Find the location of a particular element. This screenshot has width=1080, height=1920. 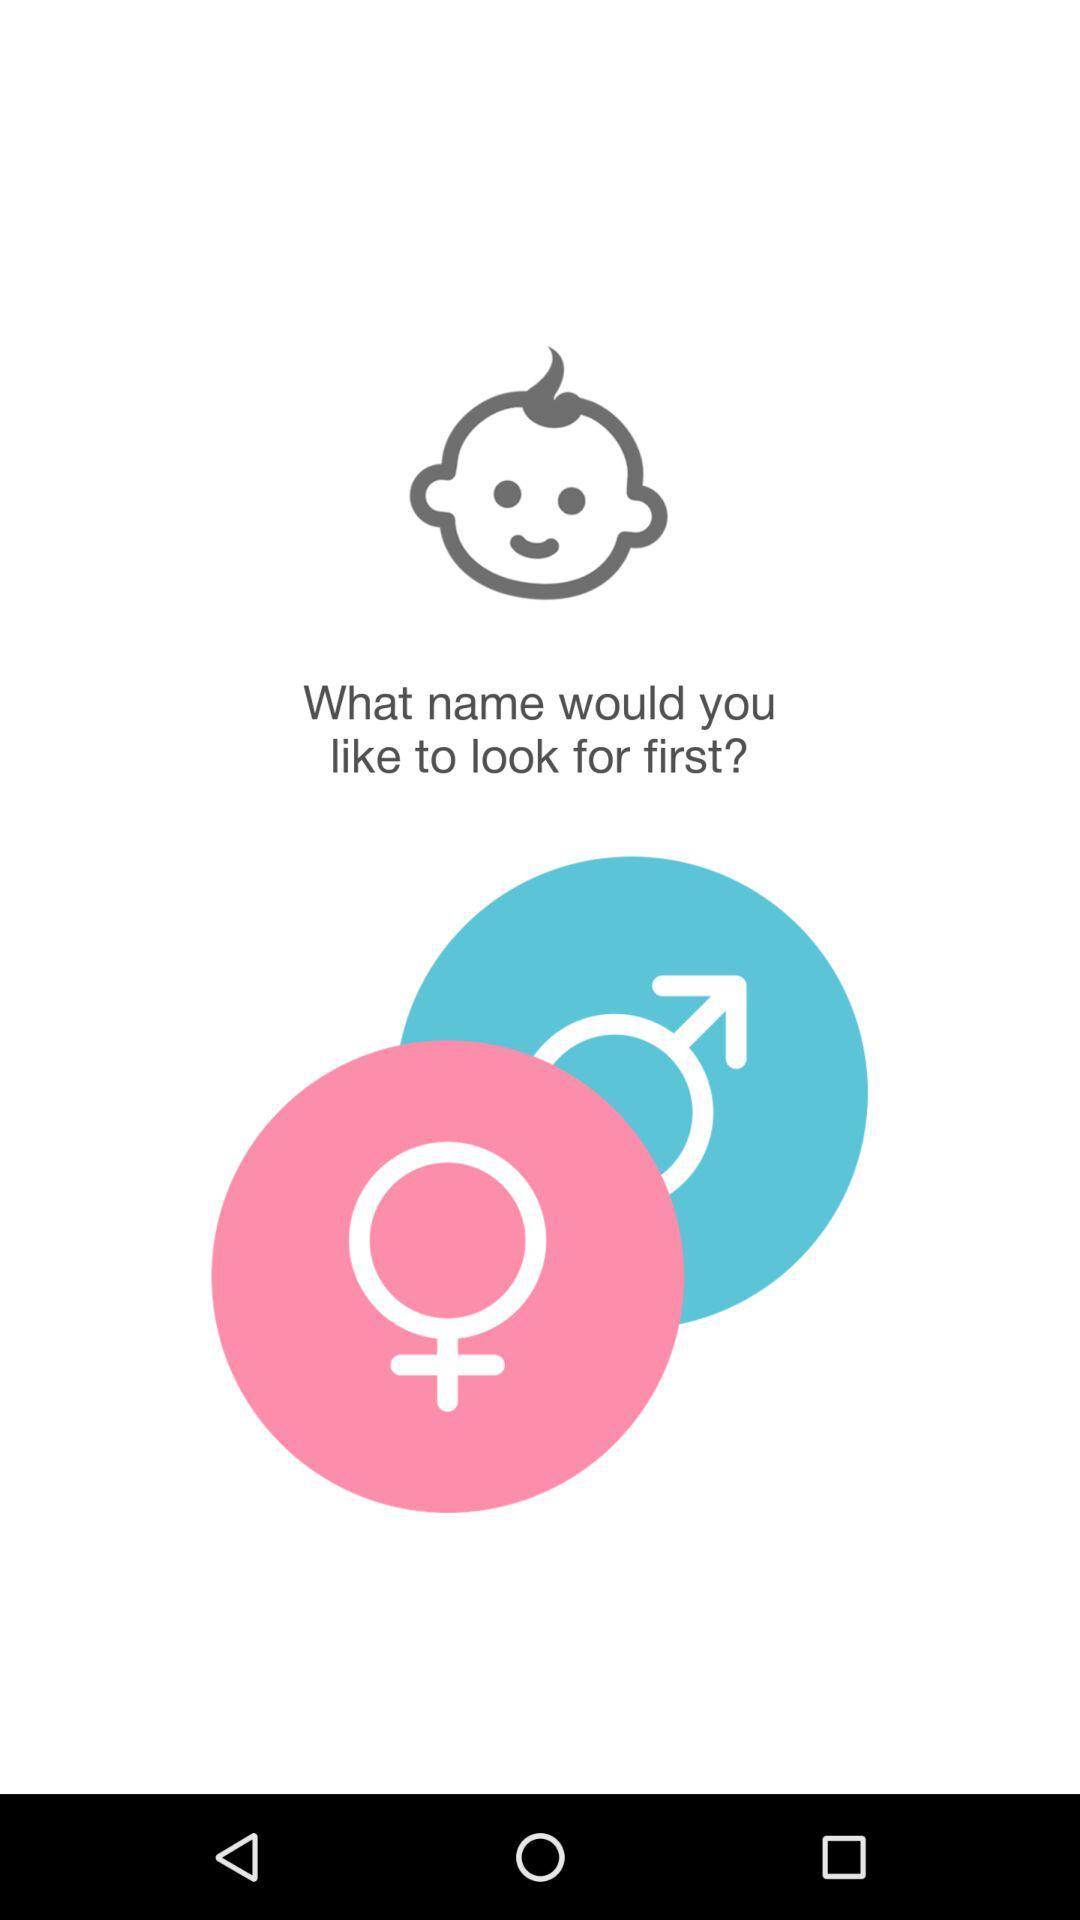

female gender is located at coordinates (446, 1275).